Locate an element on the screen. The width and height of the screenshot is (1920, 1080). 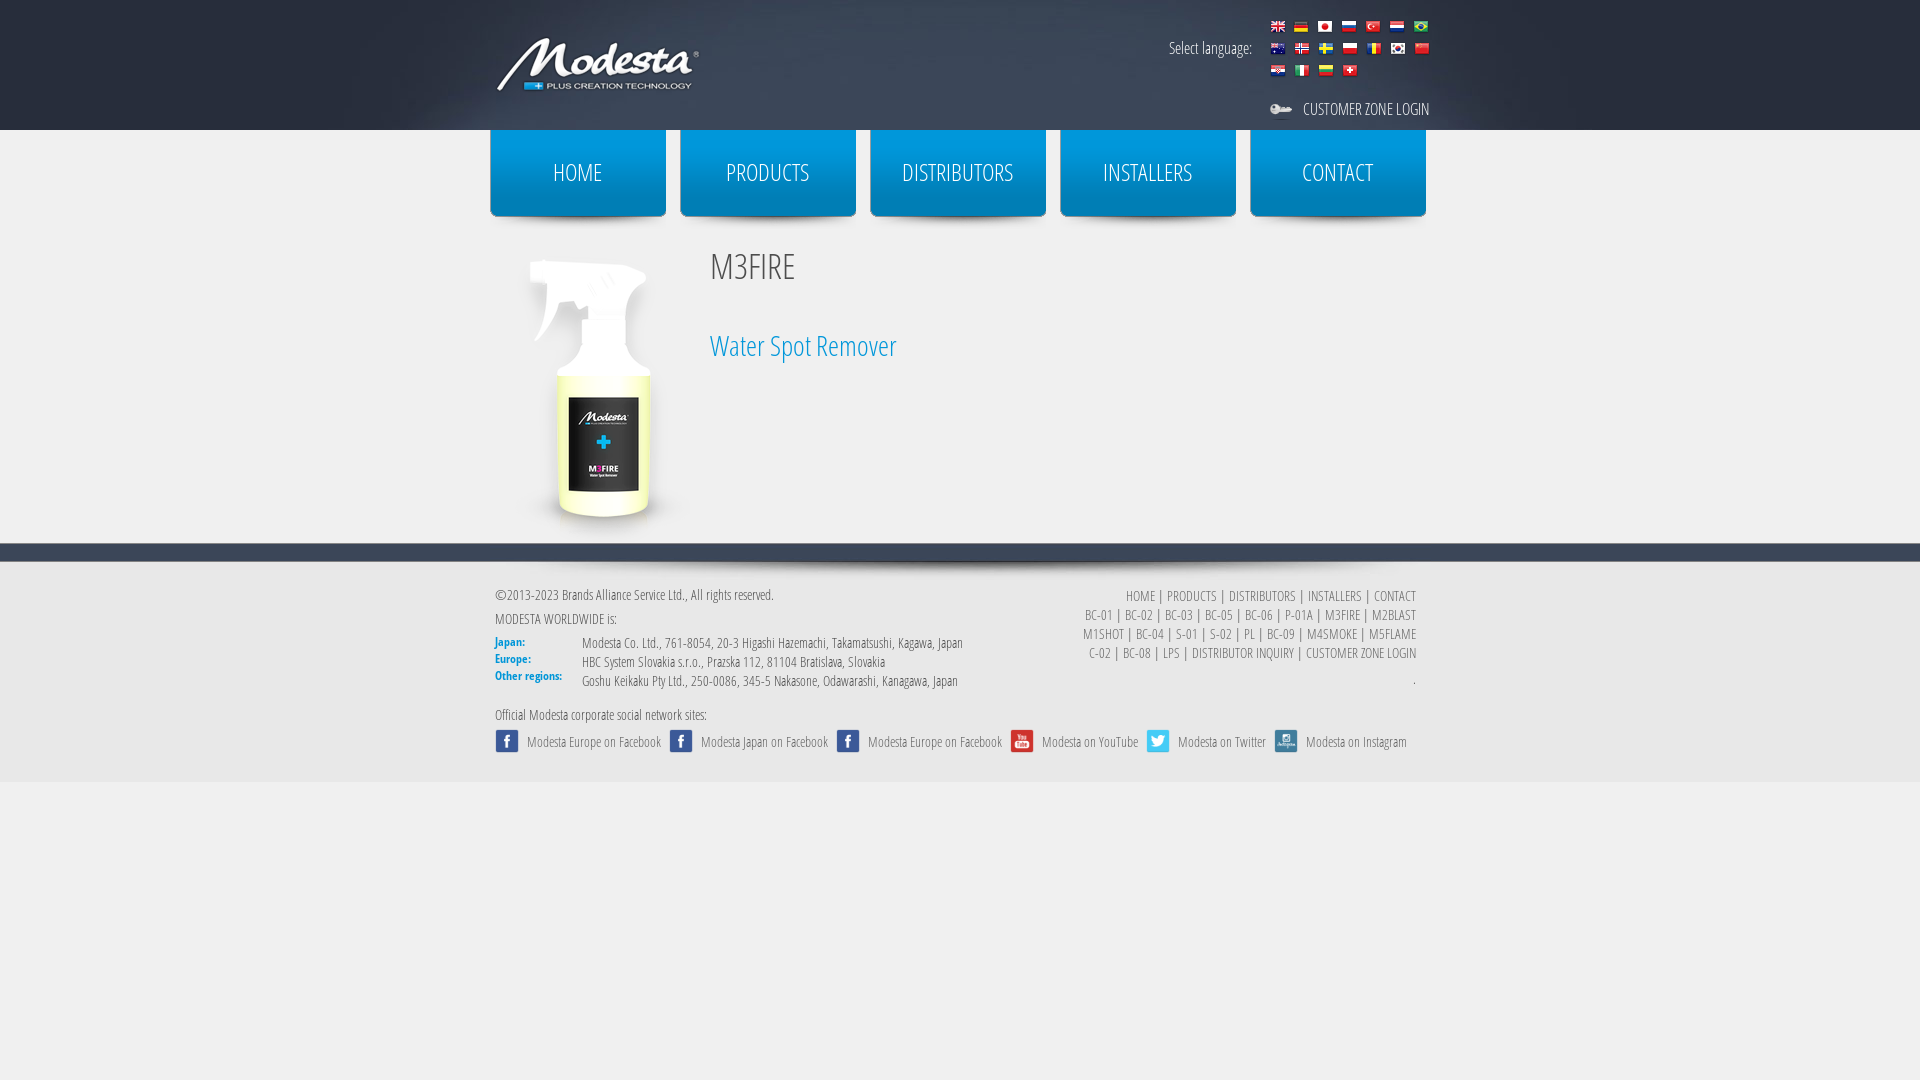
'BC-02' is located at coordinates (1138, 613).